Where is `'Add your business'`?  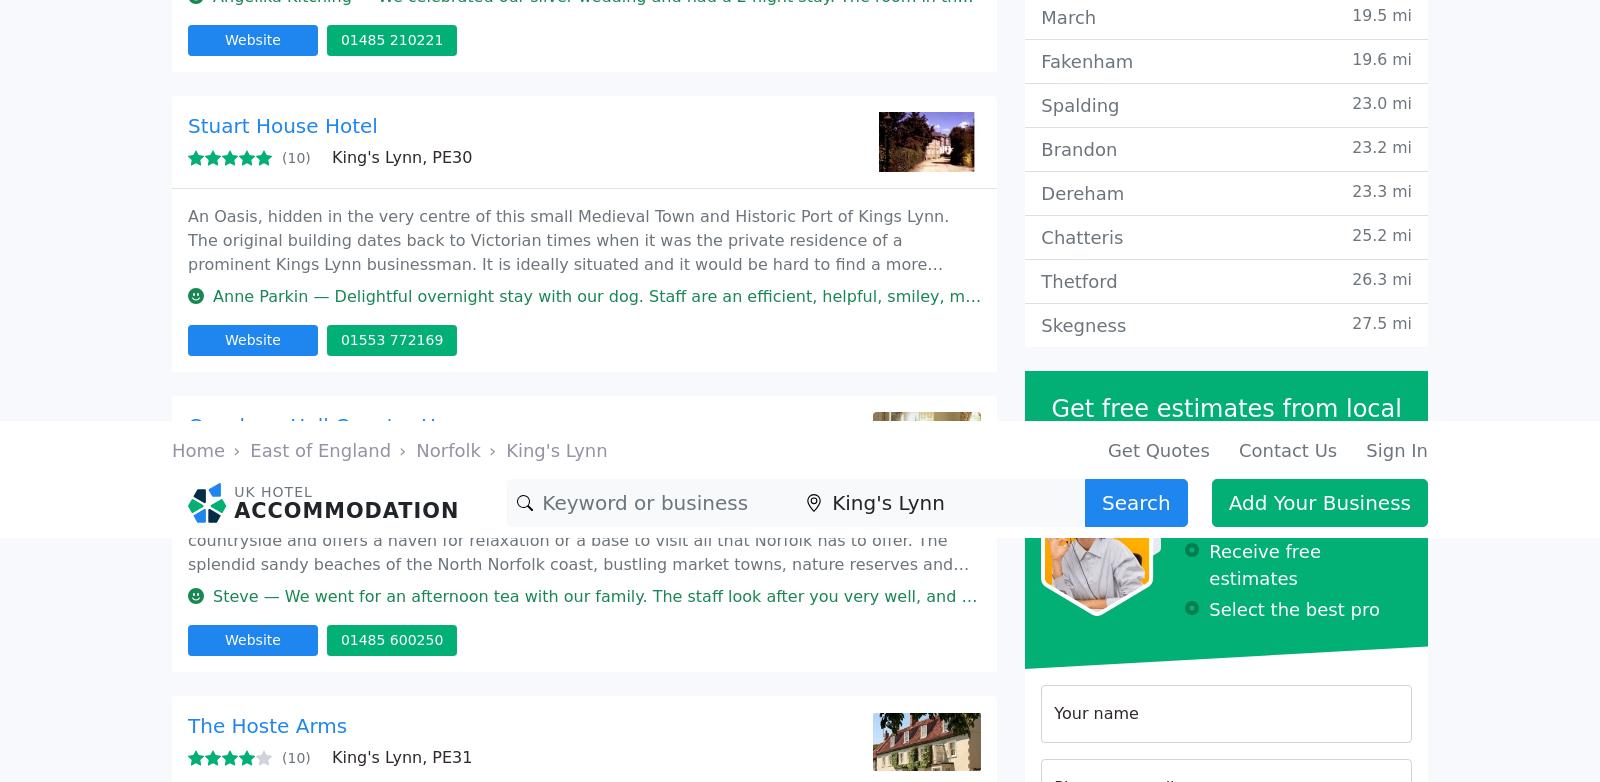
'Add your business' is located at coordinates (1107, 240).